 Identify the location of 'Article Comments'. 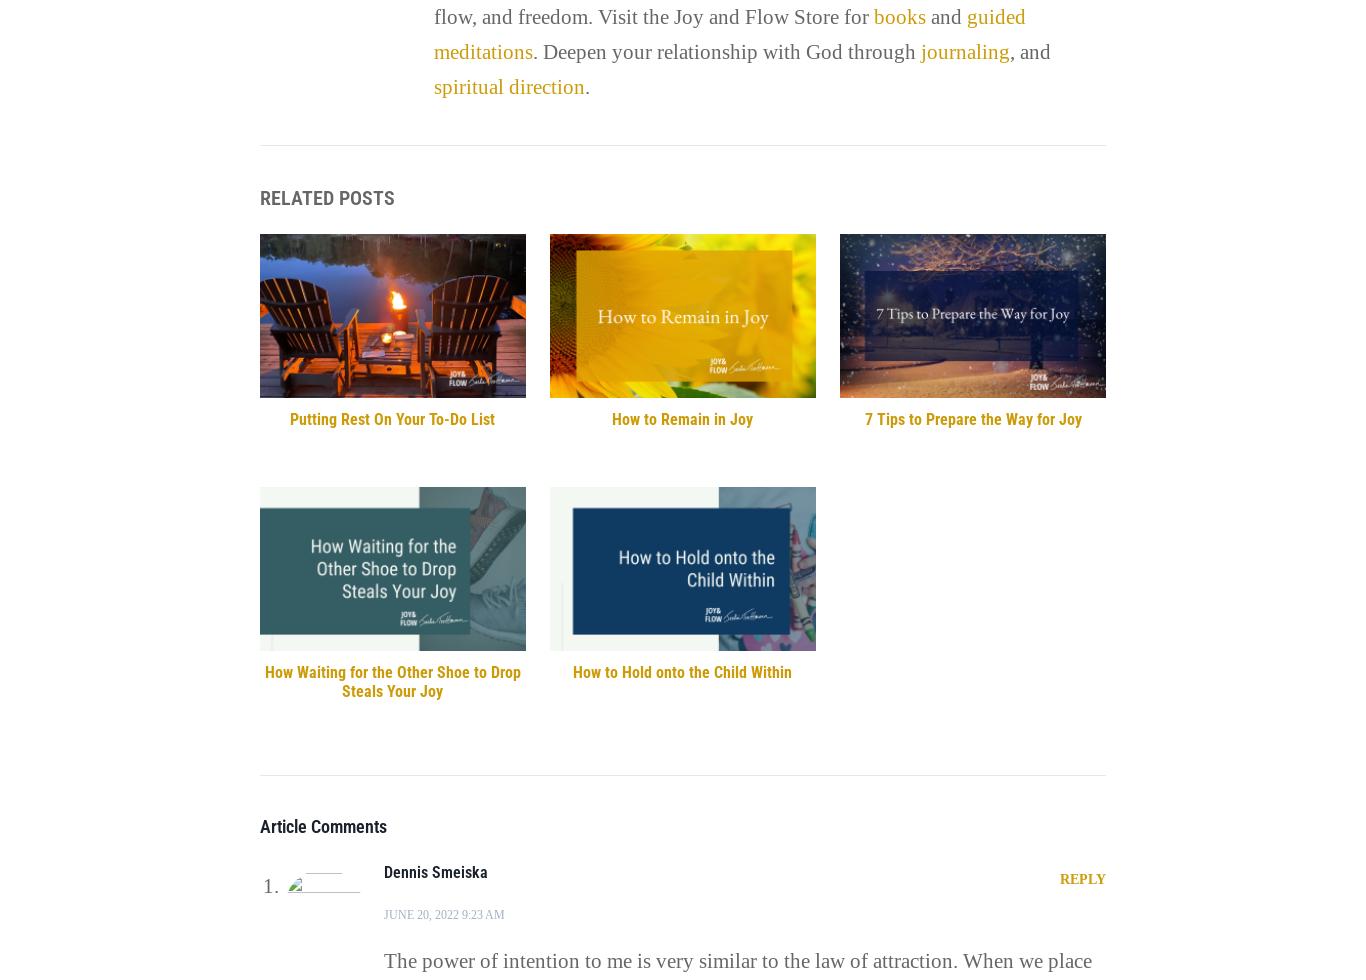
(322, 825).